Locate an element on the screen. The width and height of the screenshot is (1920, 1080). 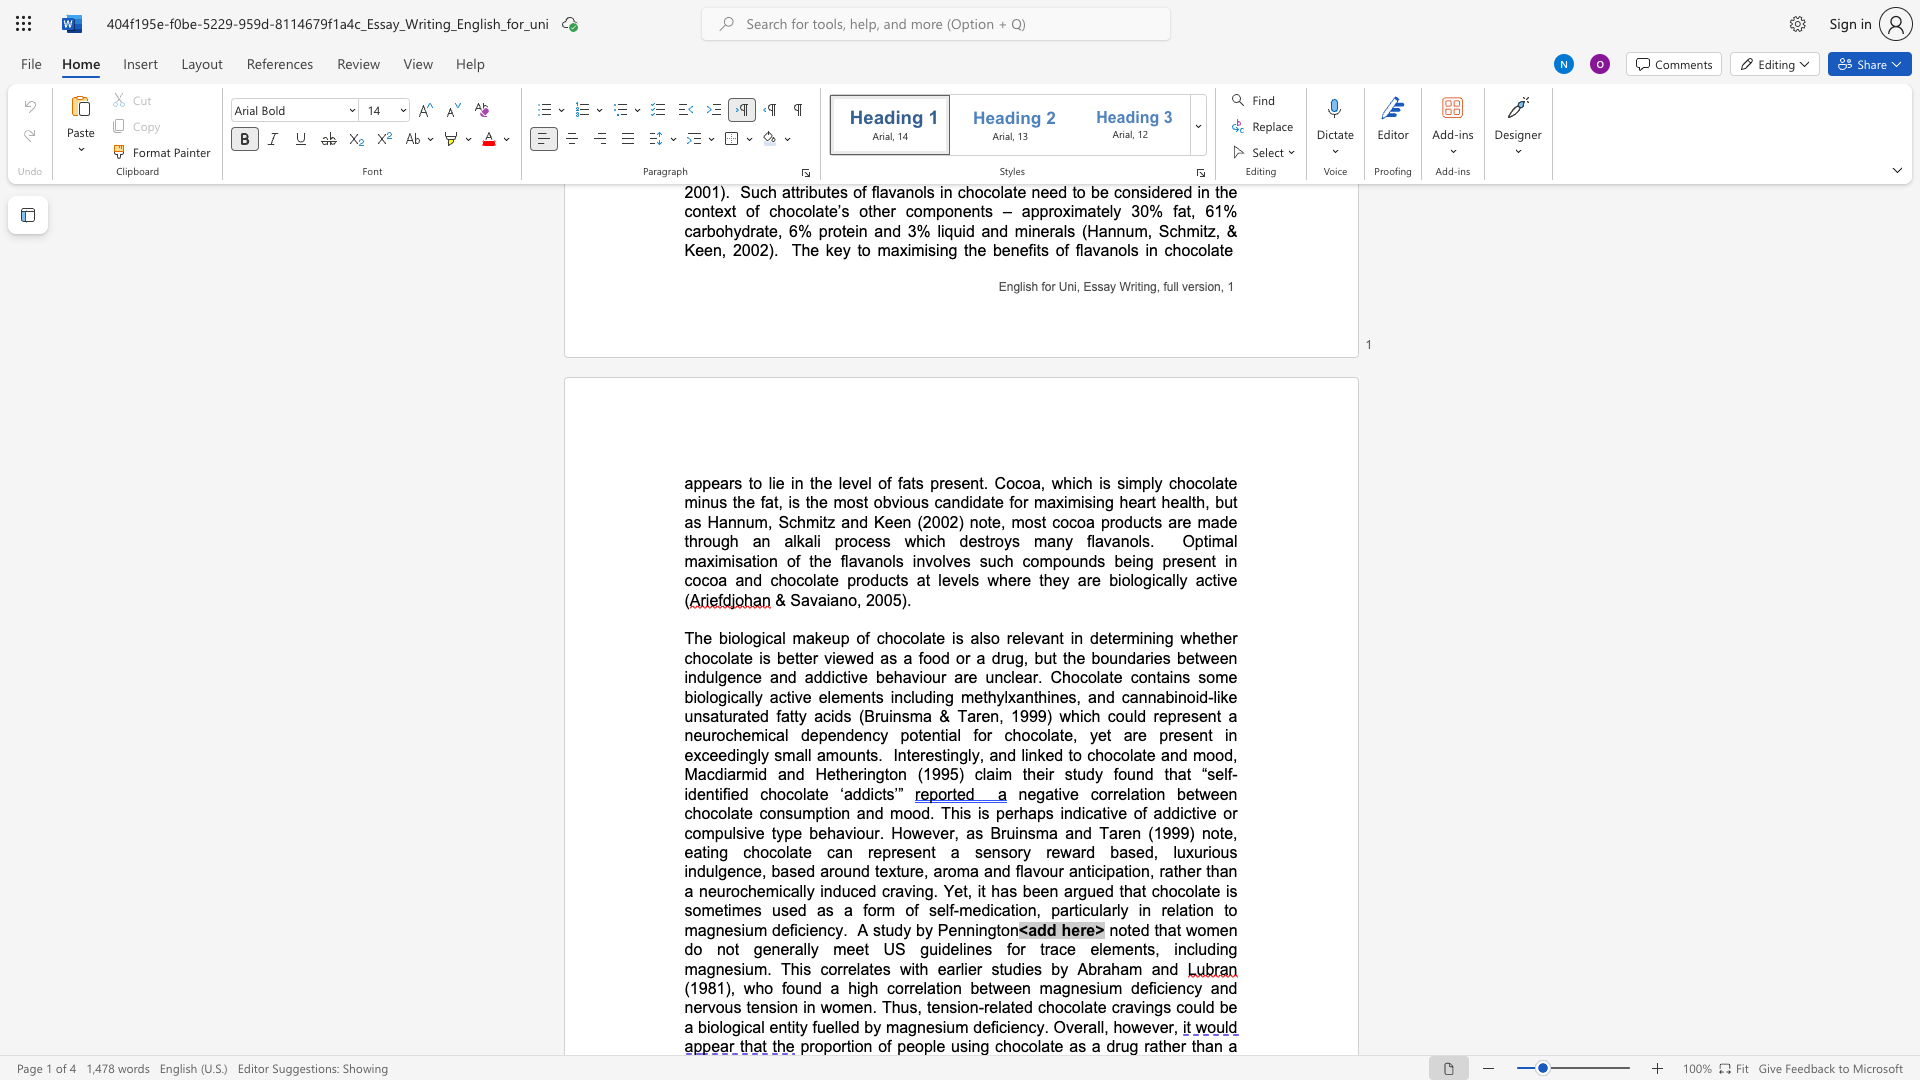
the subset text "a food or a drug, but the boundaries between indulgence and a" within the text "whether chocolate is better viewed as a food or a drug, but the boundaries between indulgence and addictive behaviour are unclear. Chocolate" is located at coordinates (902, 658).